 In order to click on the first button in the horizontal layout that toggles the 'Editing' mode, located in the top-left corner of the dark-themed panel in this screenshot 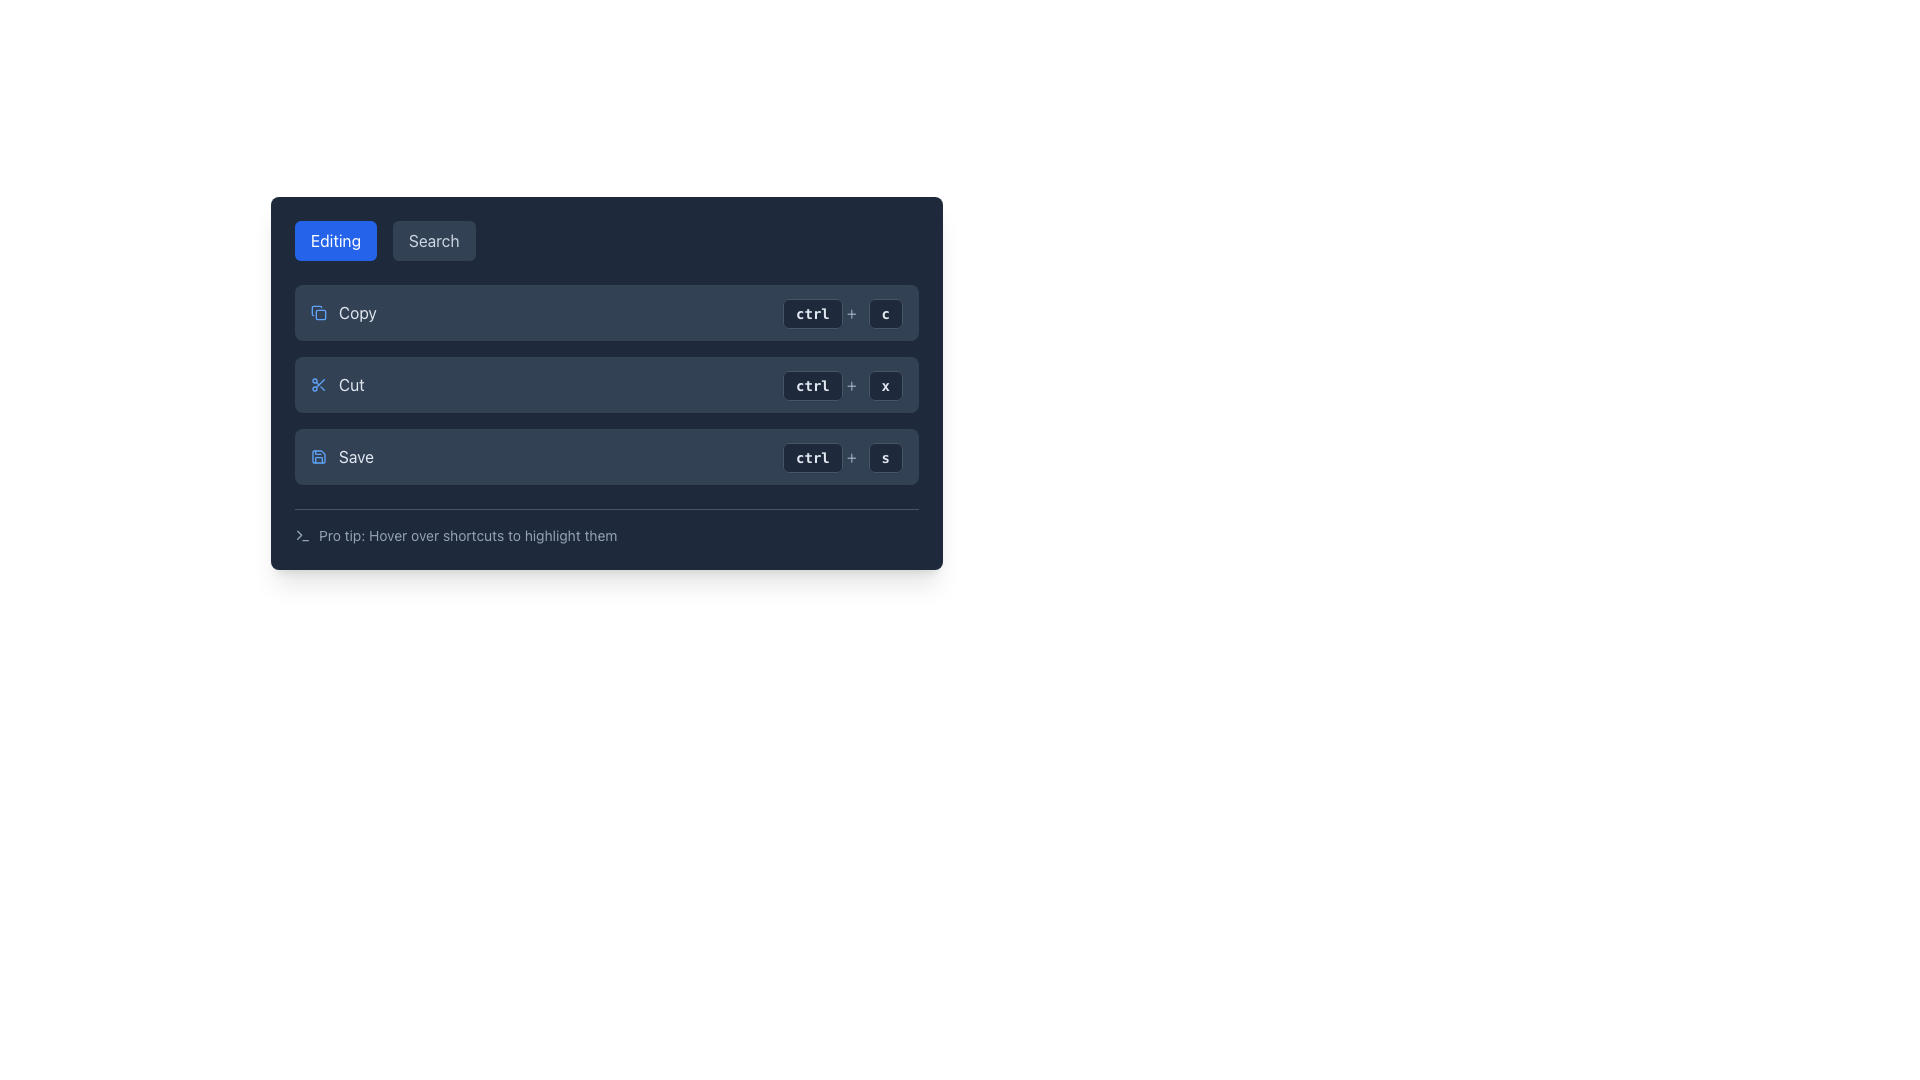, I will do `click(336, 239)`.